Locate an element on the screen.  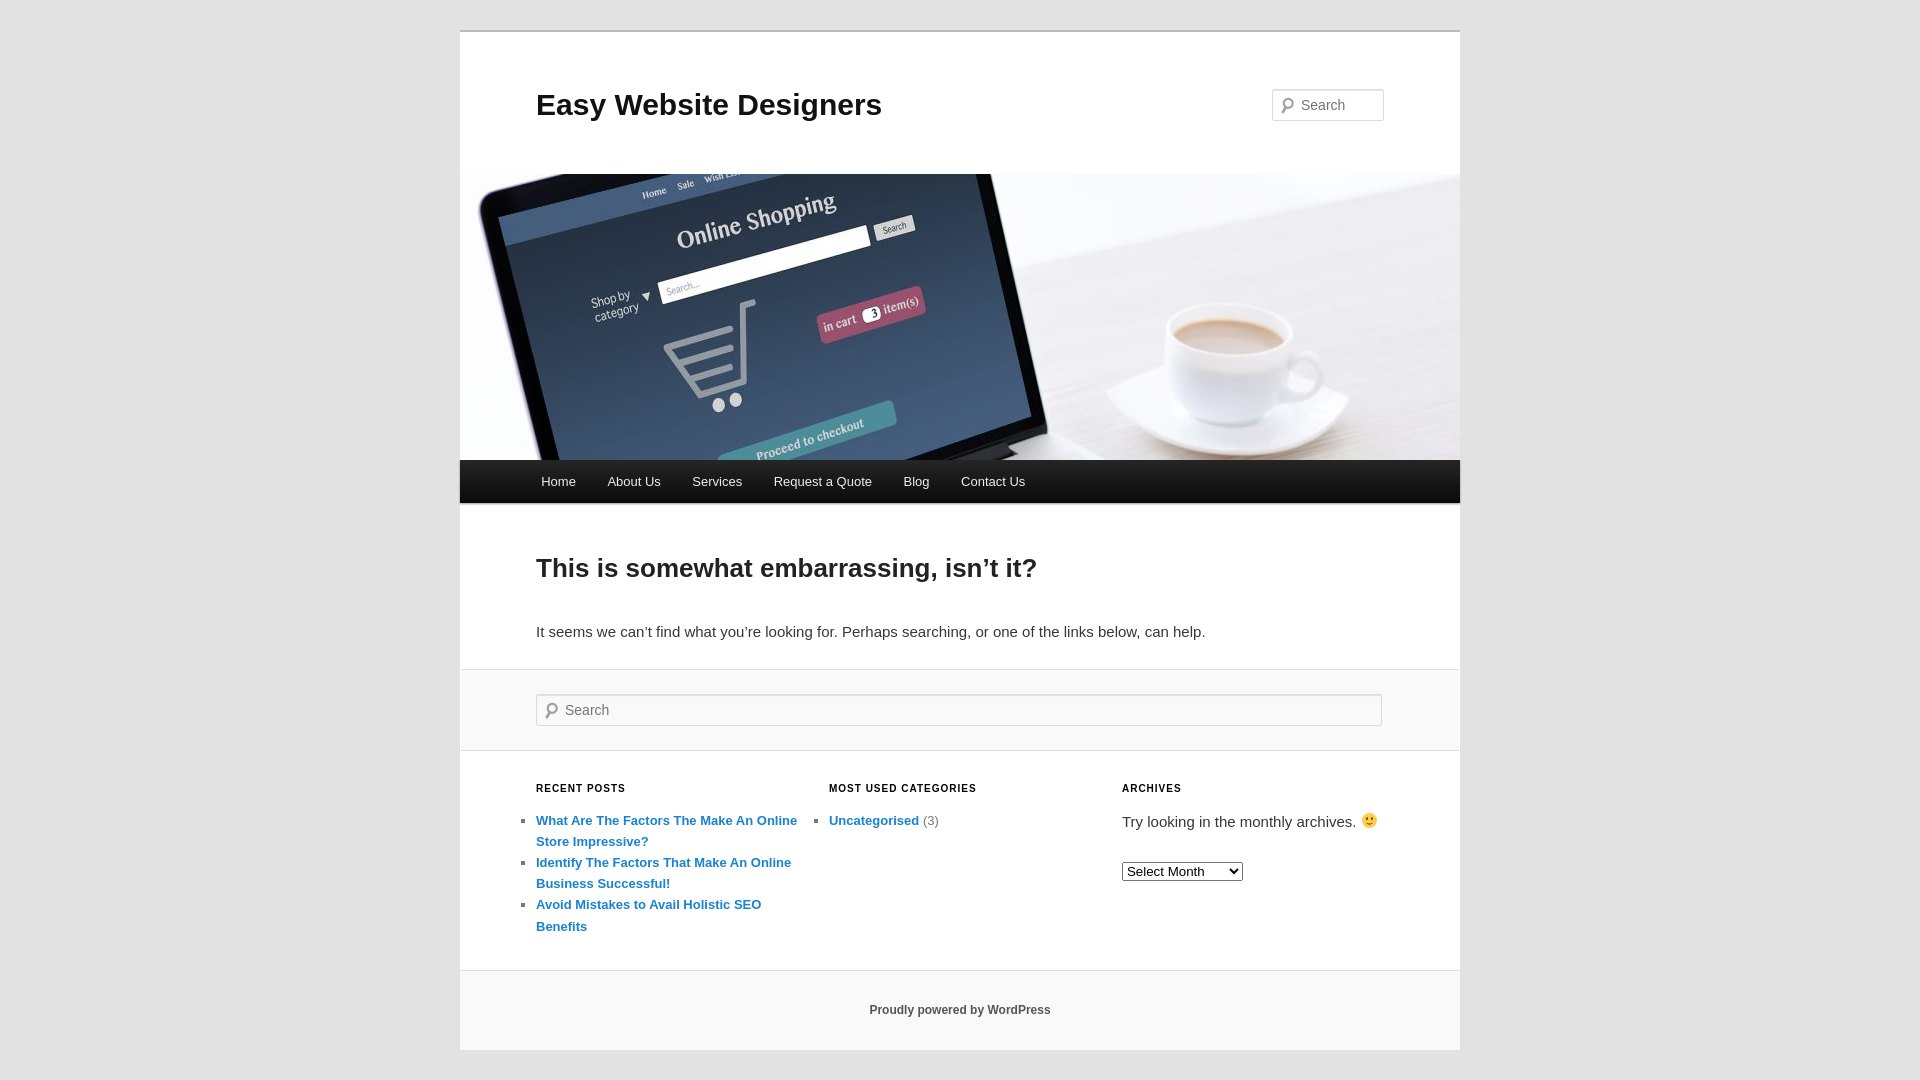
'Blog' is located at coordinates (915, 481).